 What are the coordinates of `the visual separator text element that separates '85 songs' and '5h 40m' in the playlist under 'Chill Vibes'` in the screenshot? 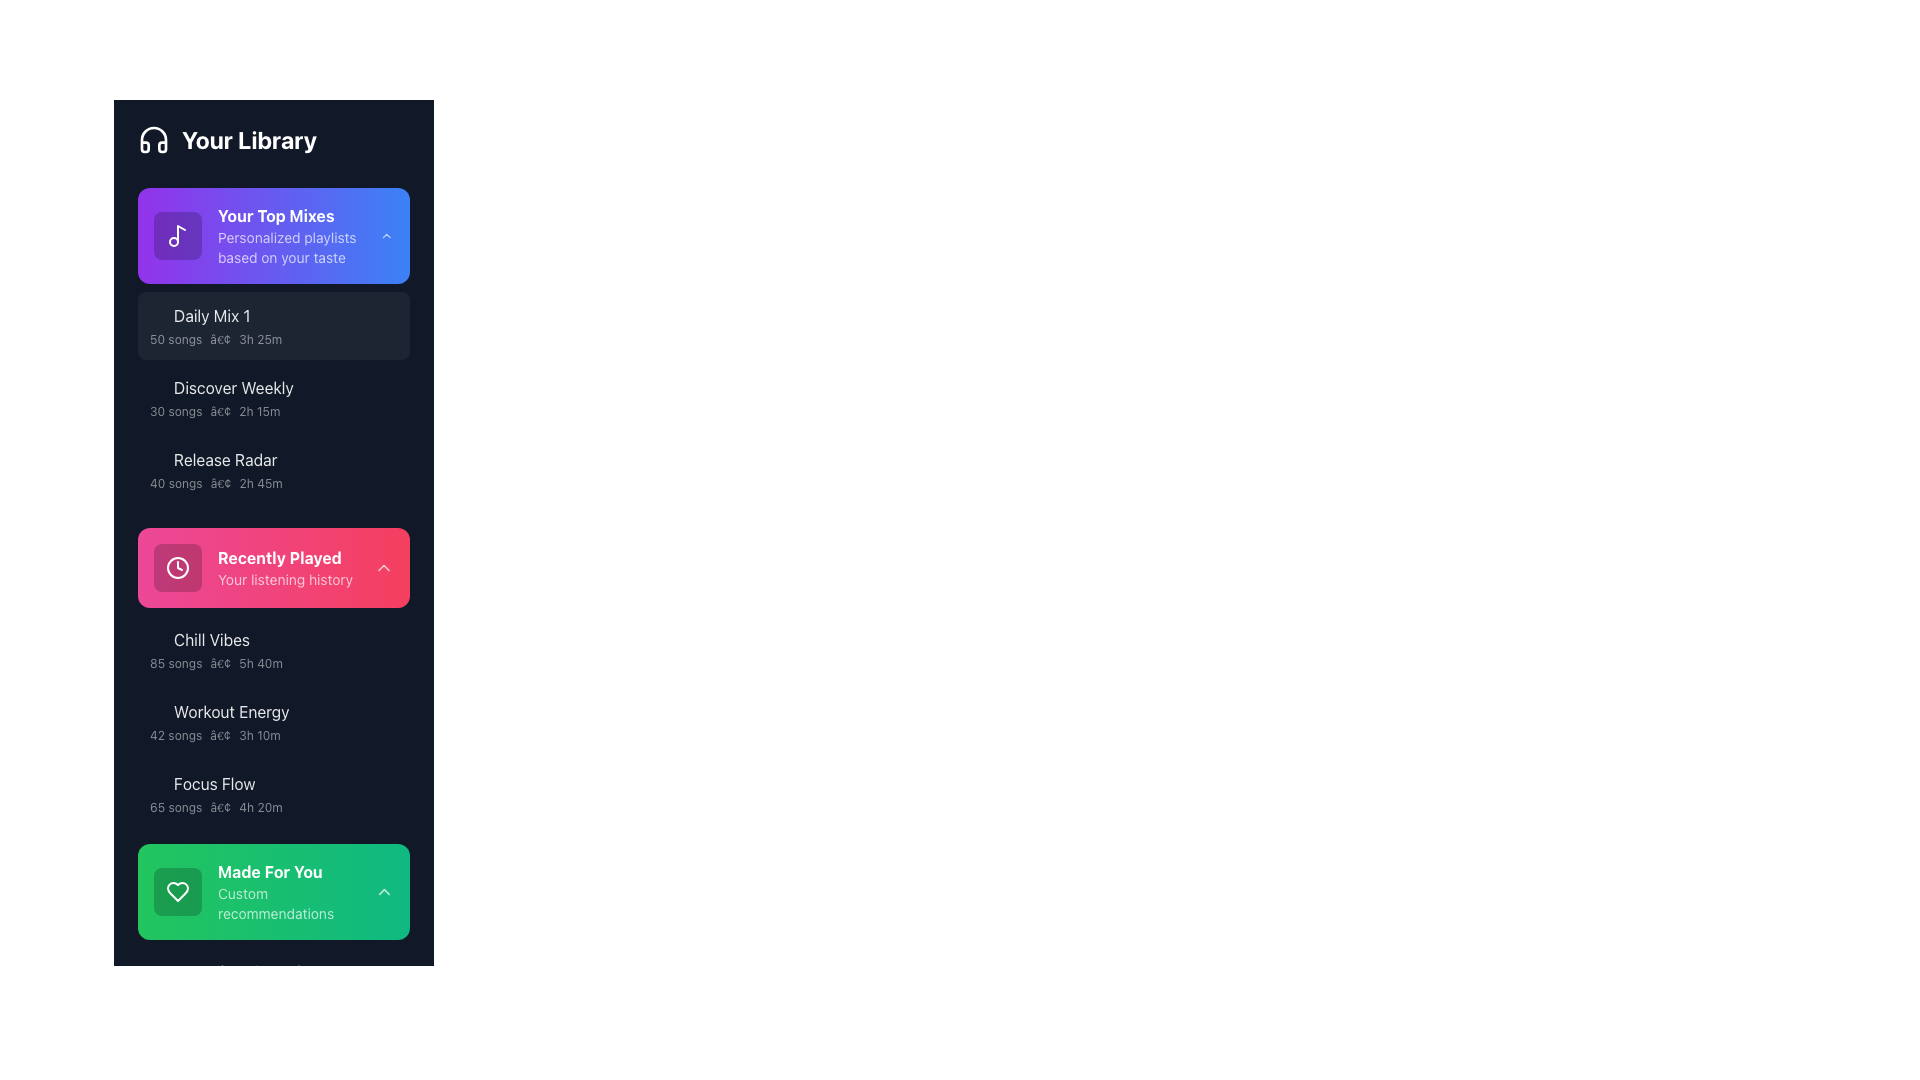 It's located at (220, 663).